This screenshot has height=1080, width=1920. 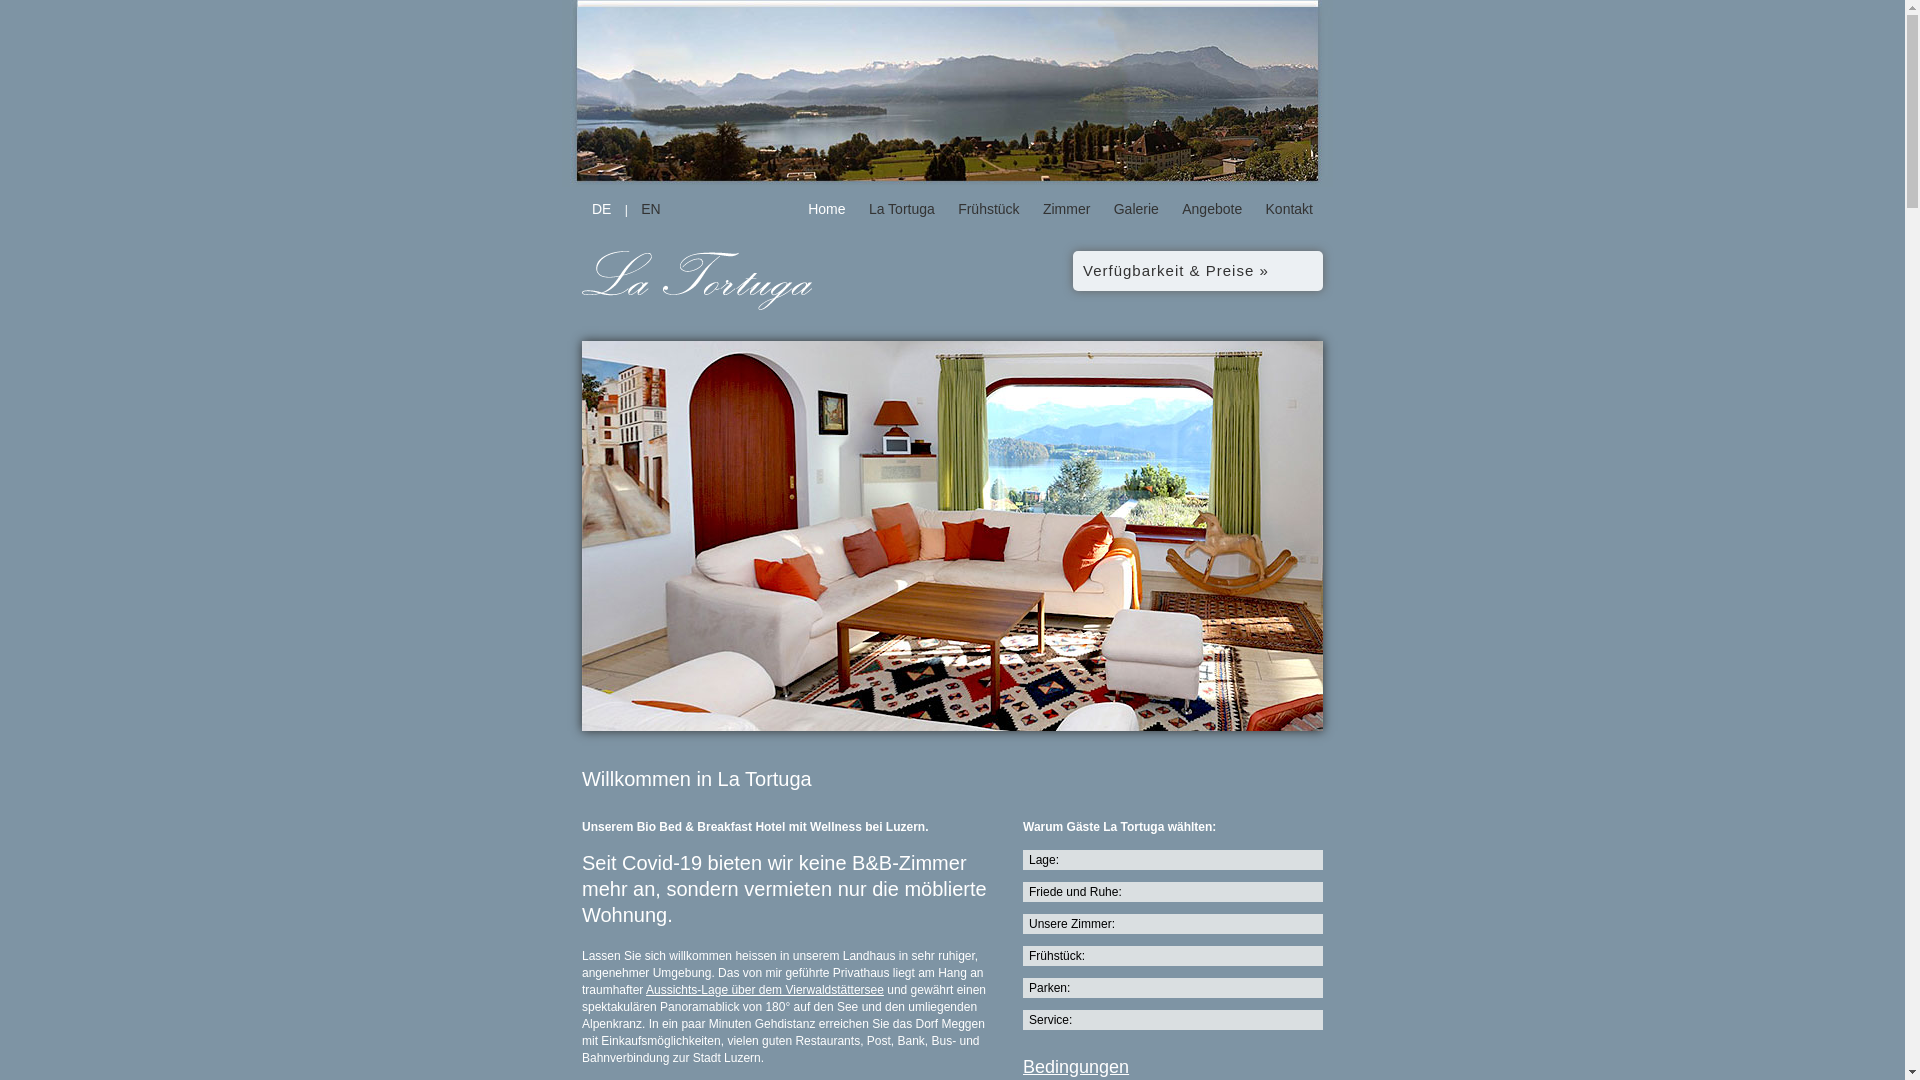 I want to click on 'DE', so click(x=600, y=208).